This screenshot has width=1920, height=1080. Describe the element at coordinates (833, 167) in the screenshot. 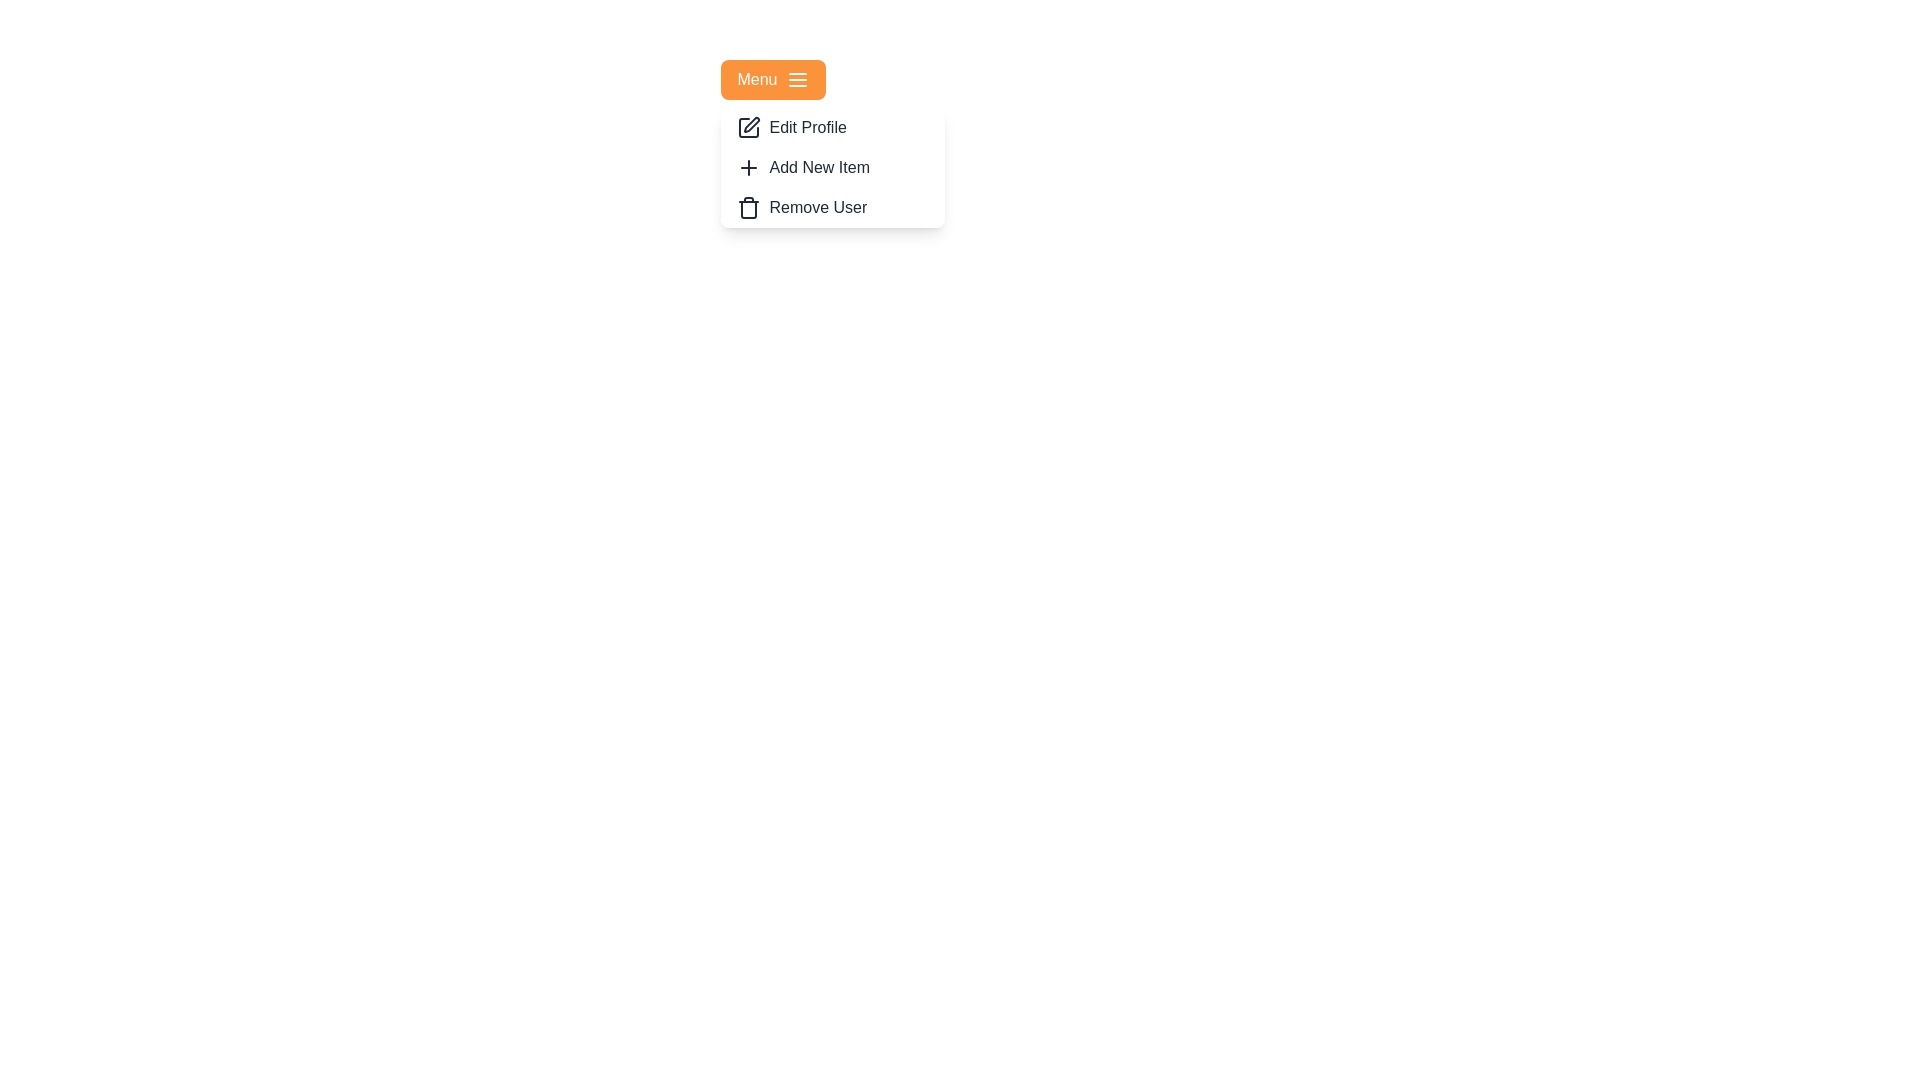

I see `the menu item Add New Item to reveal its hover effect` at that location.